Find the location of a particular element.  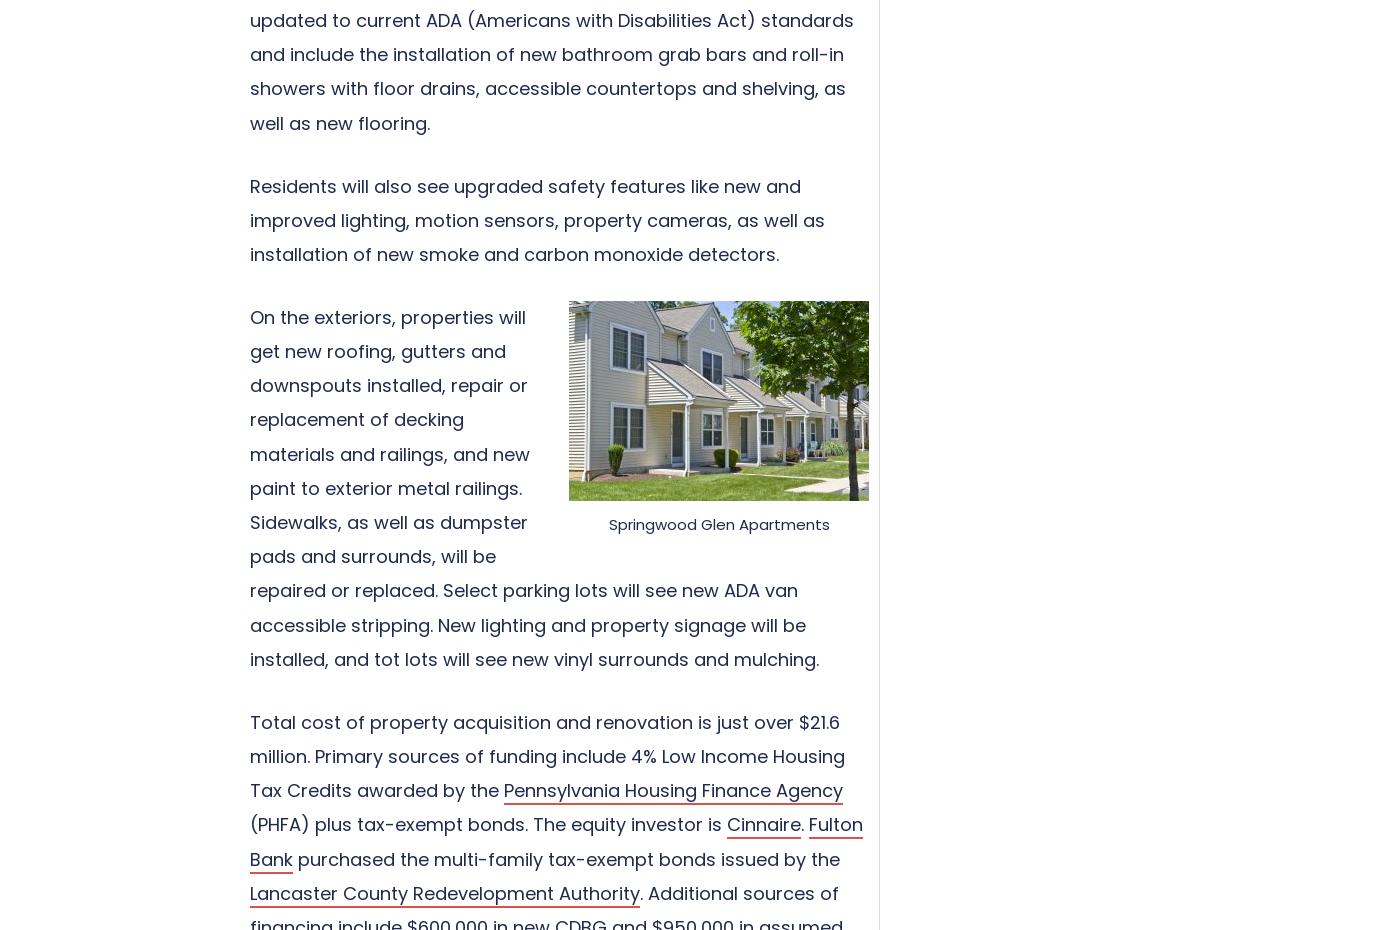

'(PHFA) plus tax-exempt bonds. The equity investor is' is located at coordinates (488, 823).